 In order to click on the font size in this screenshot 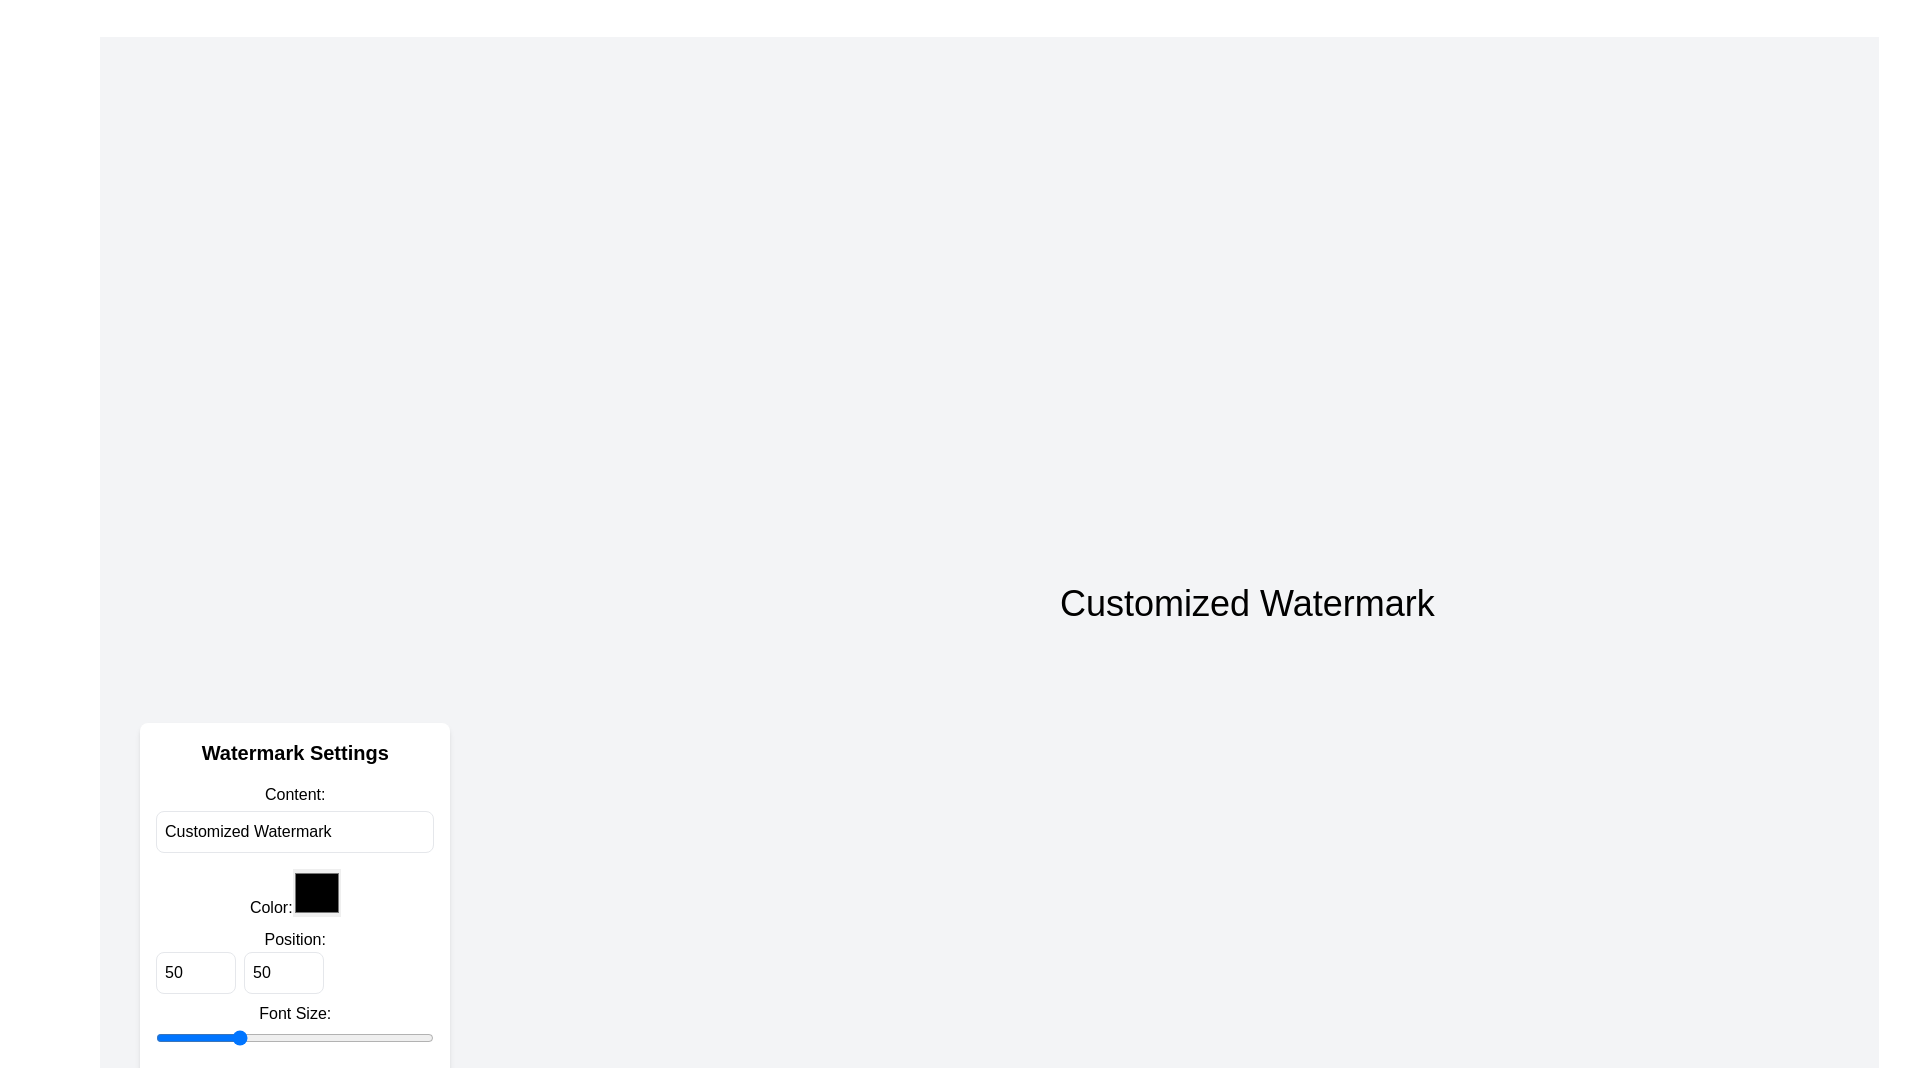, I will do `click(174, 1036)`.